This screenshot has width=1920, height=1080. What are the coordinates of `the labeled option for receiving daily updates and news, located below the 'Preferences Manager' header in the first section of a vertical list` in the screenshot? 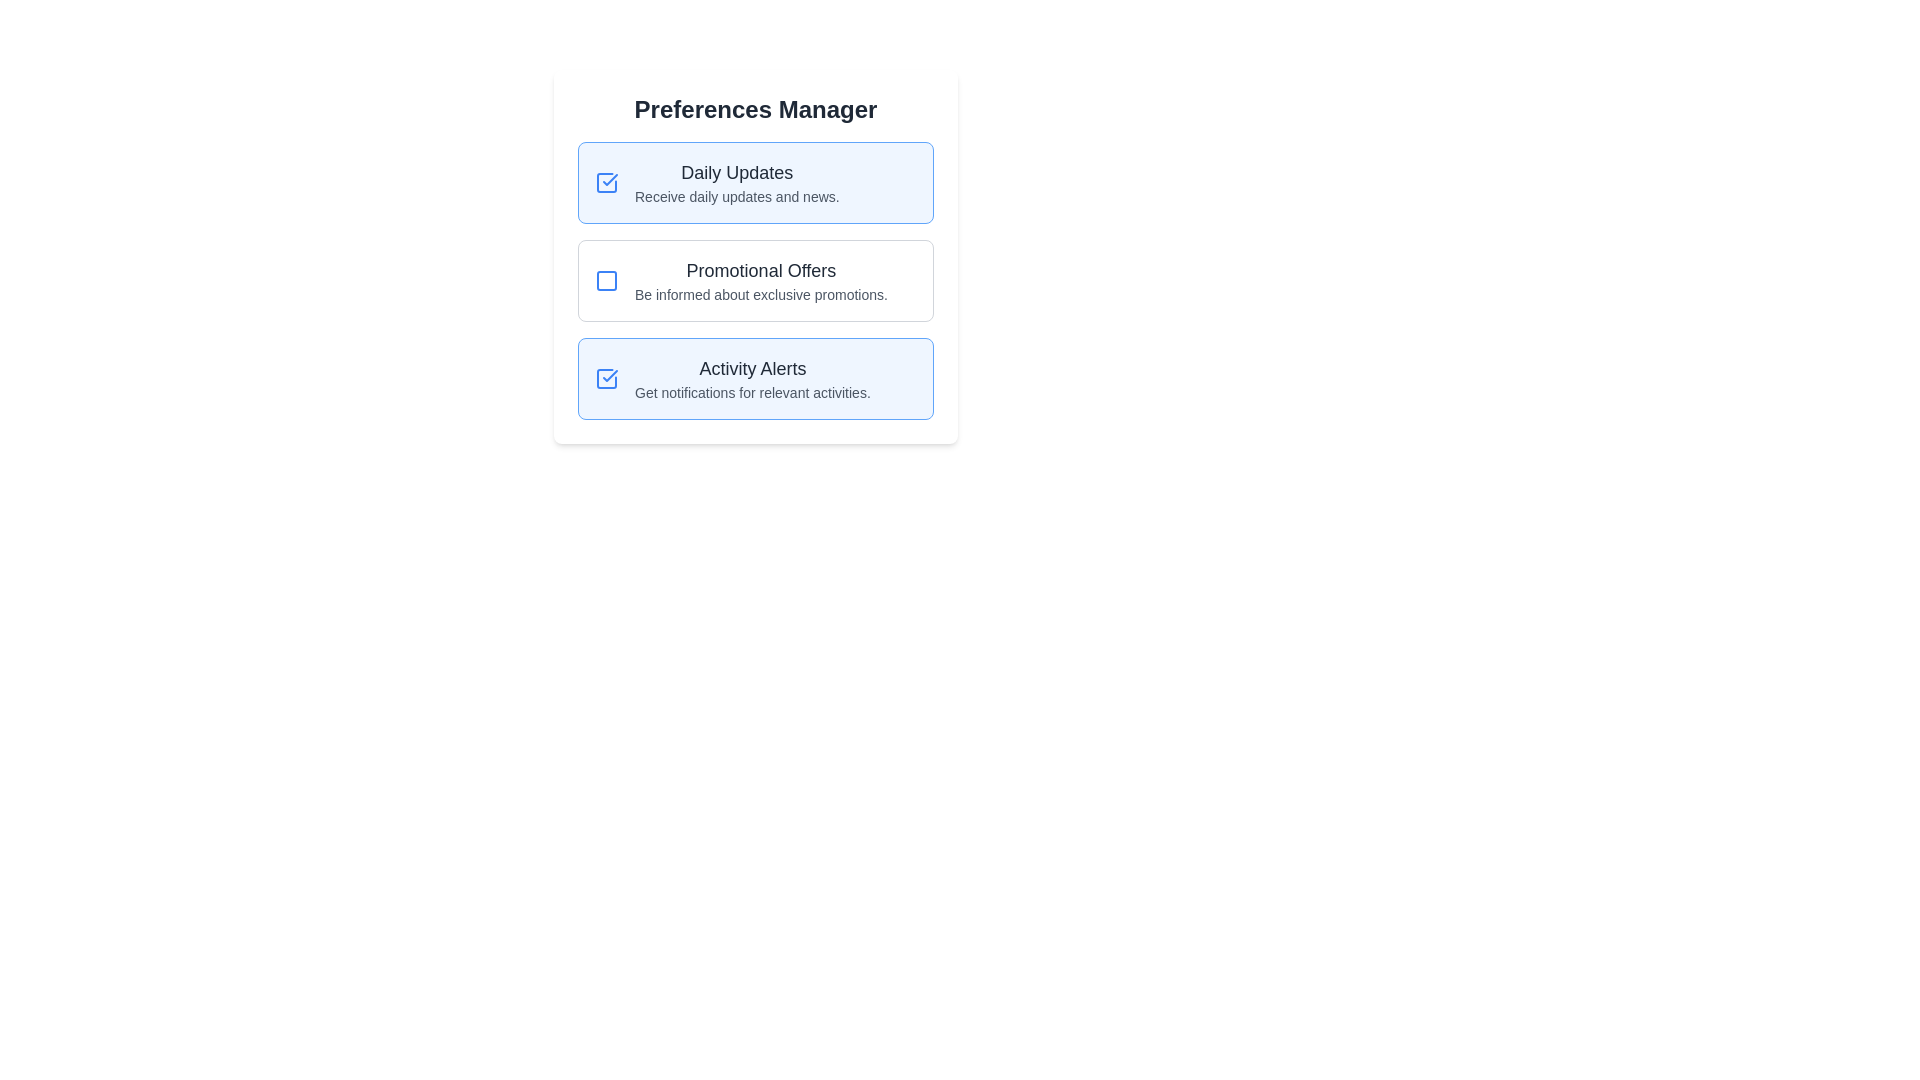 It's located at (736, 182).